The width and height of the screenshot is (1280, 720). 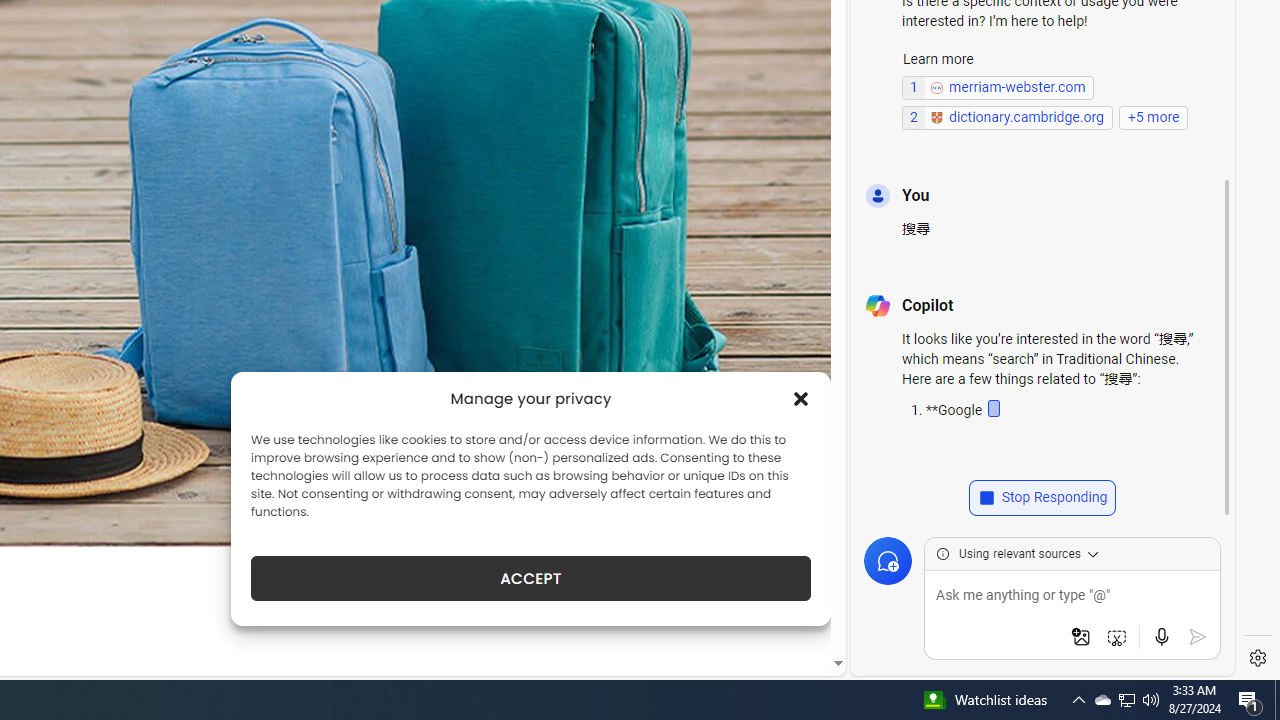 What do you see at coordinates (531, 578) in the screenshot?
I see `'ACCEPT'` at bounding box center [531, 578].